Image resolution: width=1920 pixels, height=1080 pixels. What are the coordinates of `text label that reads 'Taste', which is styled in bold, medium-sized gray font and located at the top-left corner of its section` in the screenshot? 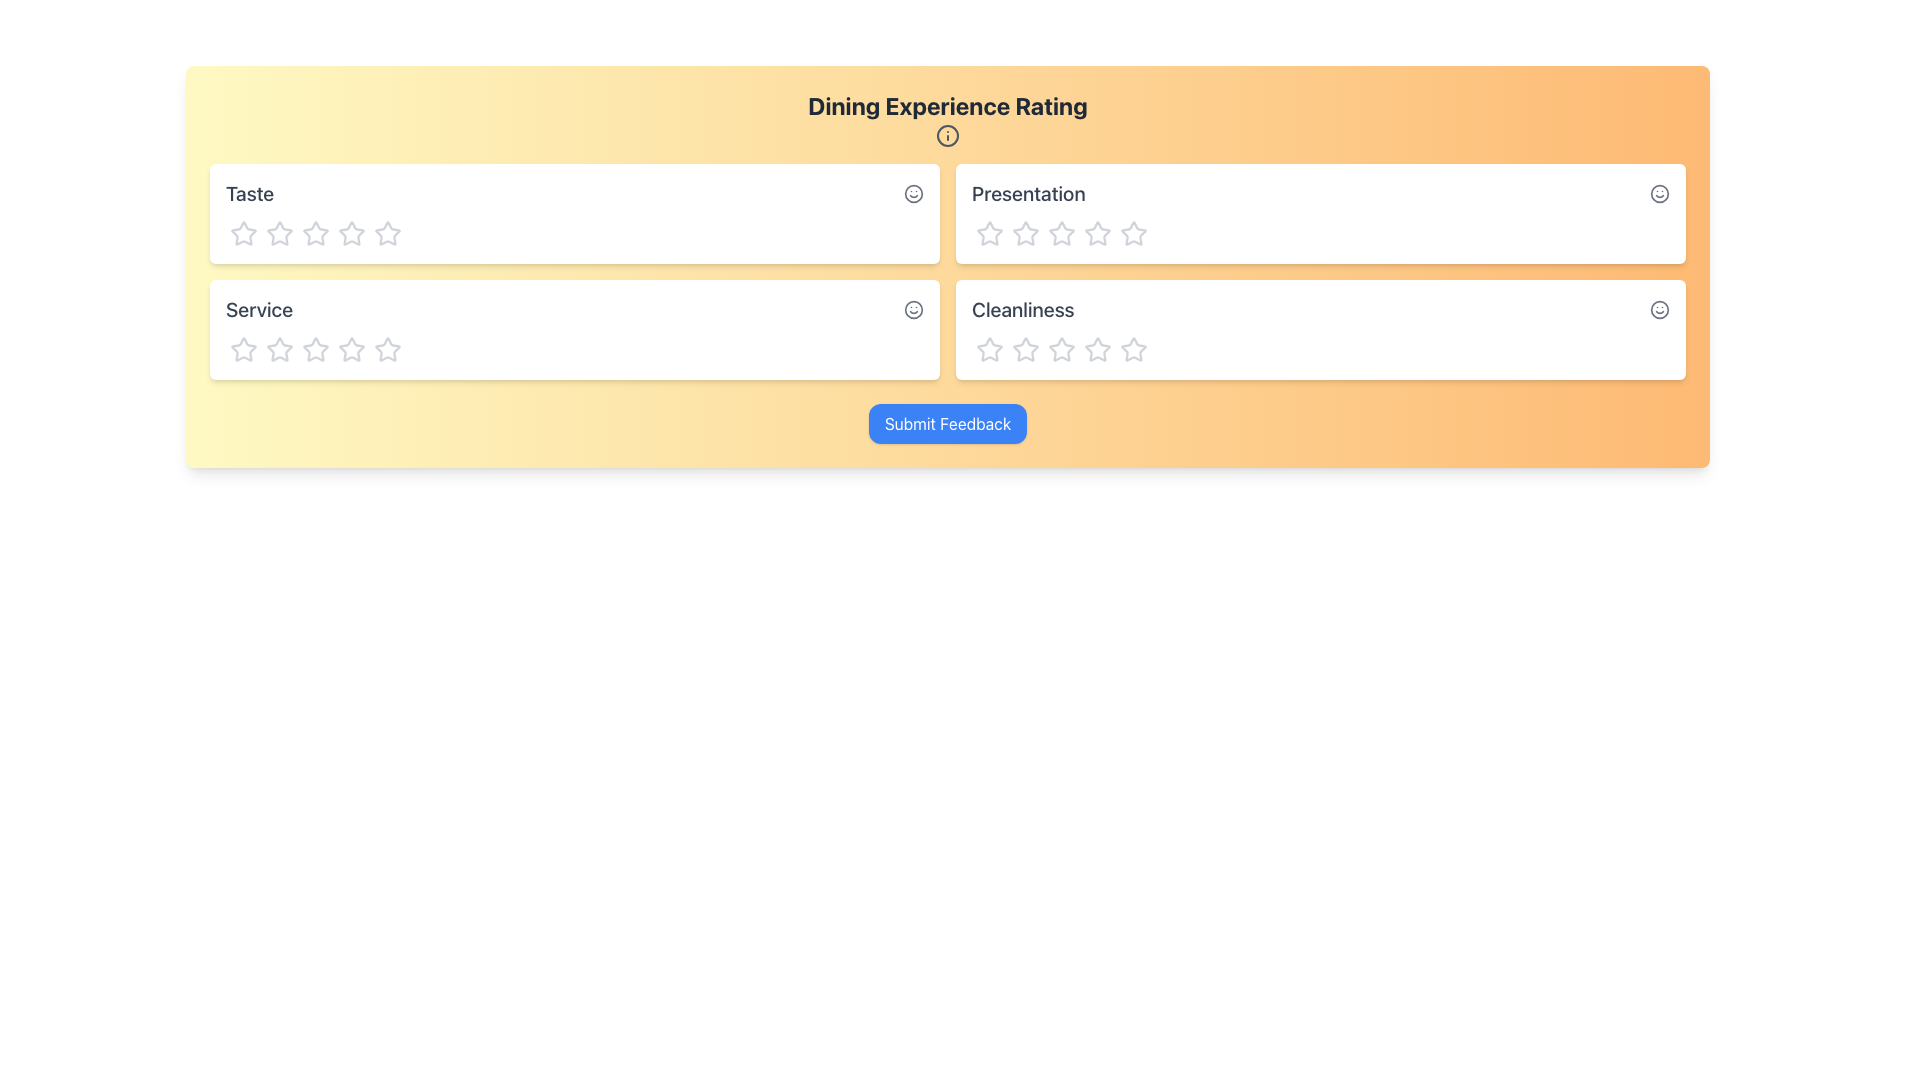 It's located at (249, 193).